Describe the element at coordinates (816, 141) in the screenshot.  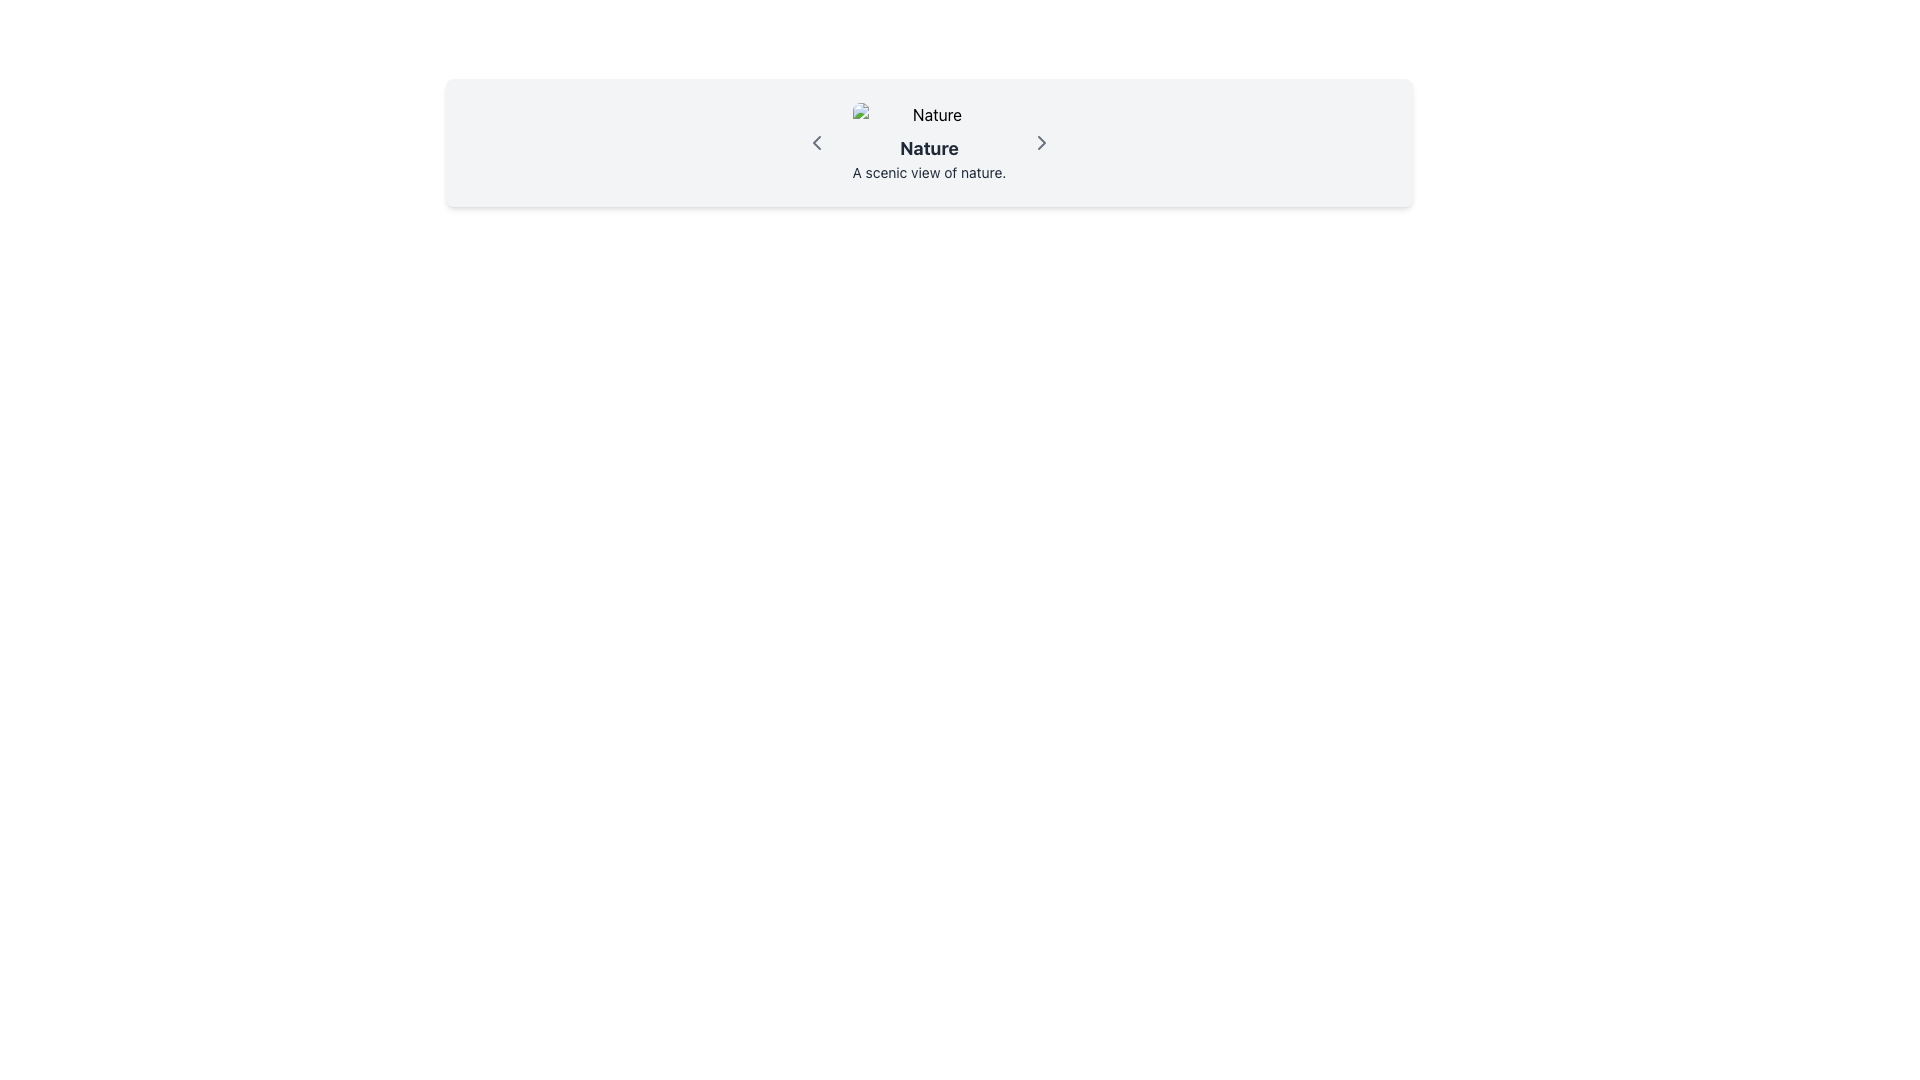
I see `the left-facing chevron icon button, which is gray and turns blue on hover, located to the left of the central title and description section` at that location.